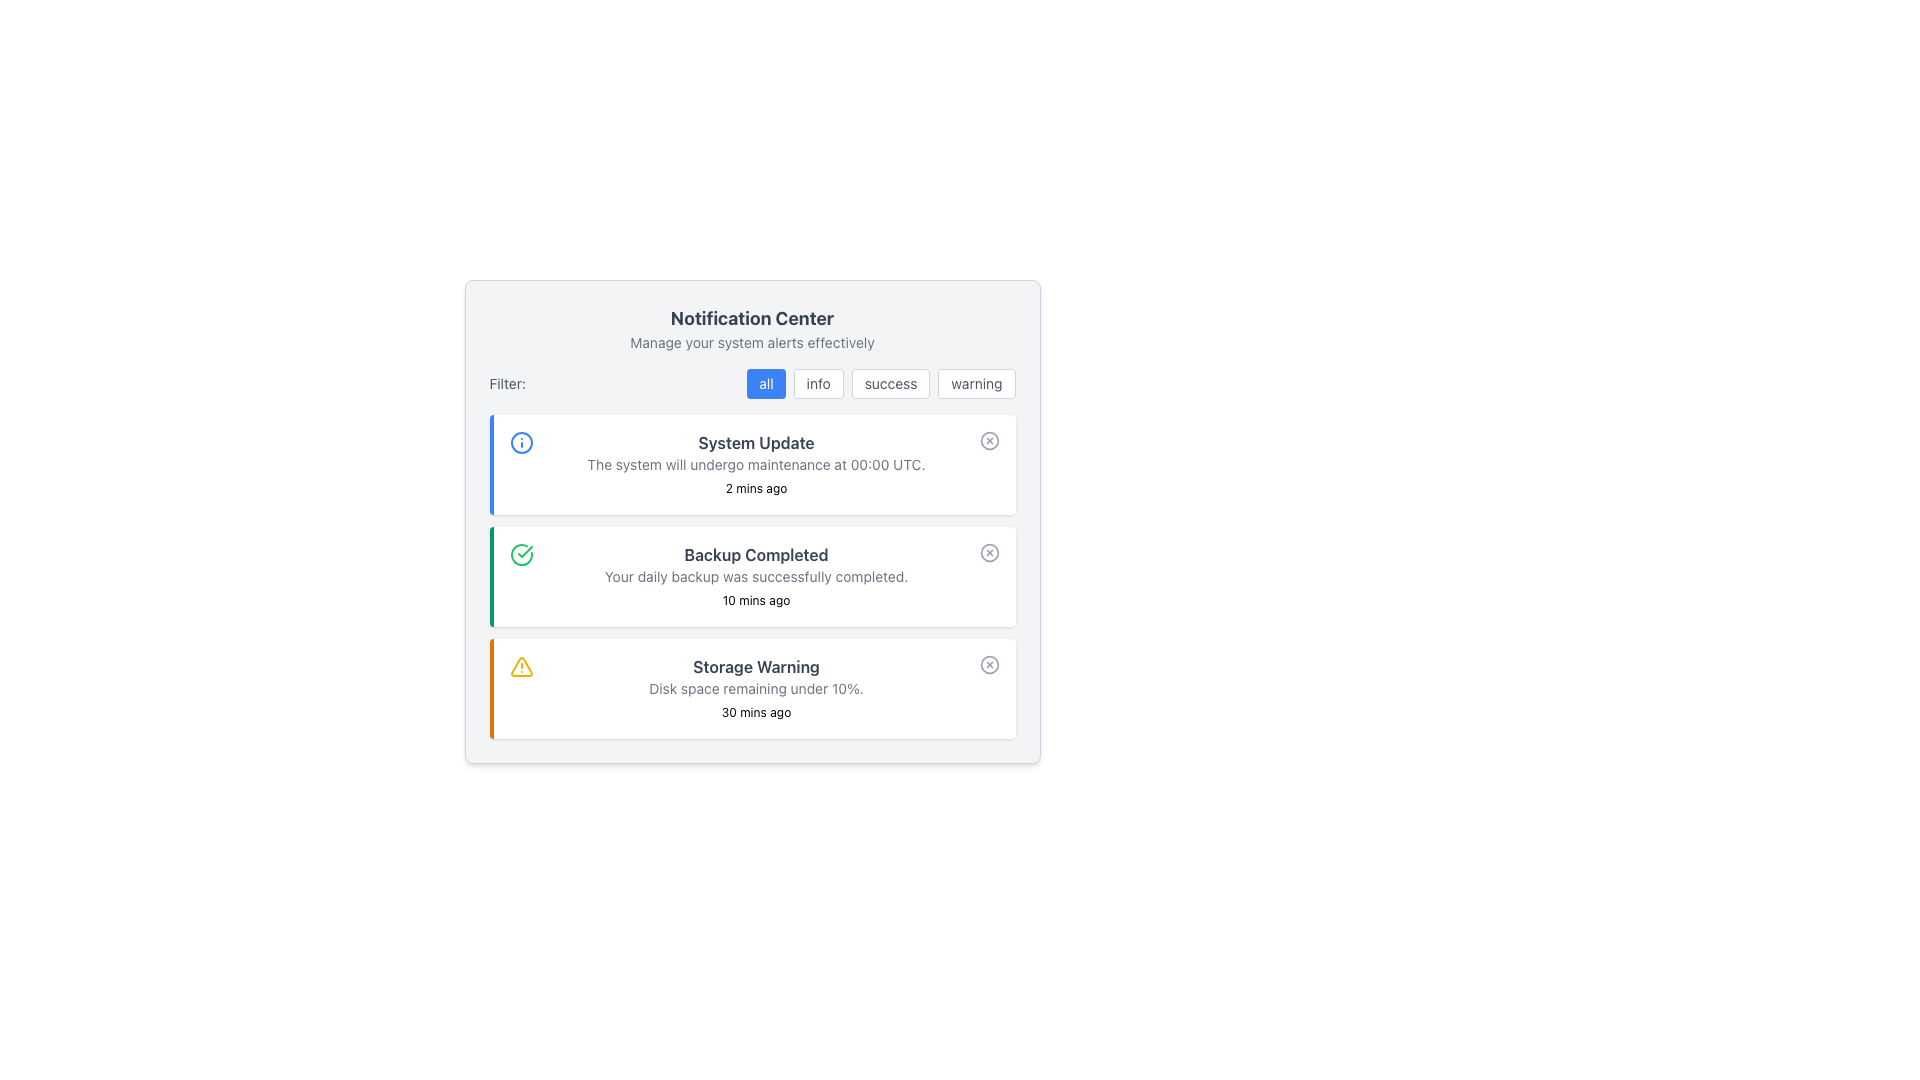  What do you see at coordinates (890, 384) in the screenshot?
I see `the button labeled 'success', which is the third button in a series of four, to change its background color to light blue` at bounding box center [890, 384].